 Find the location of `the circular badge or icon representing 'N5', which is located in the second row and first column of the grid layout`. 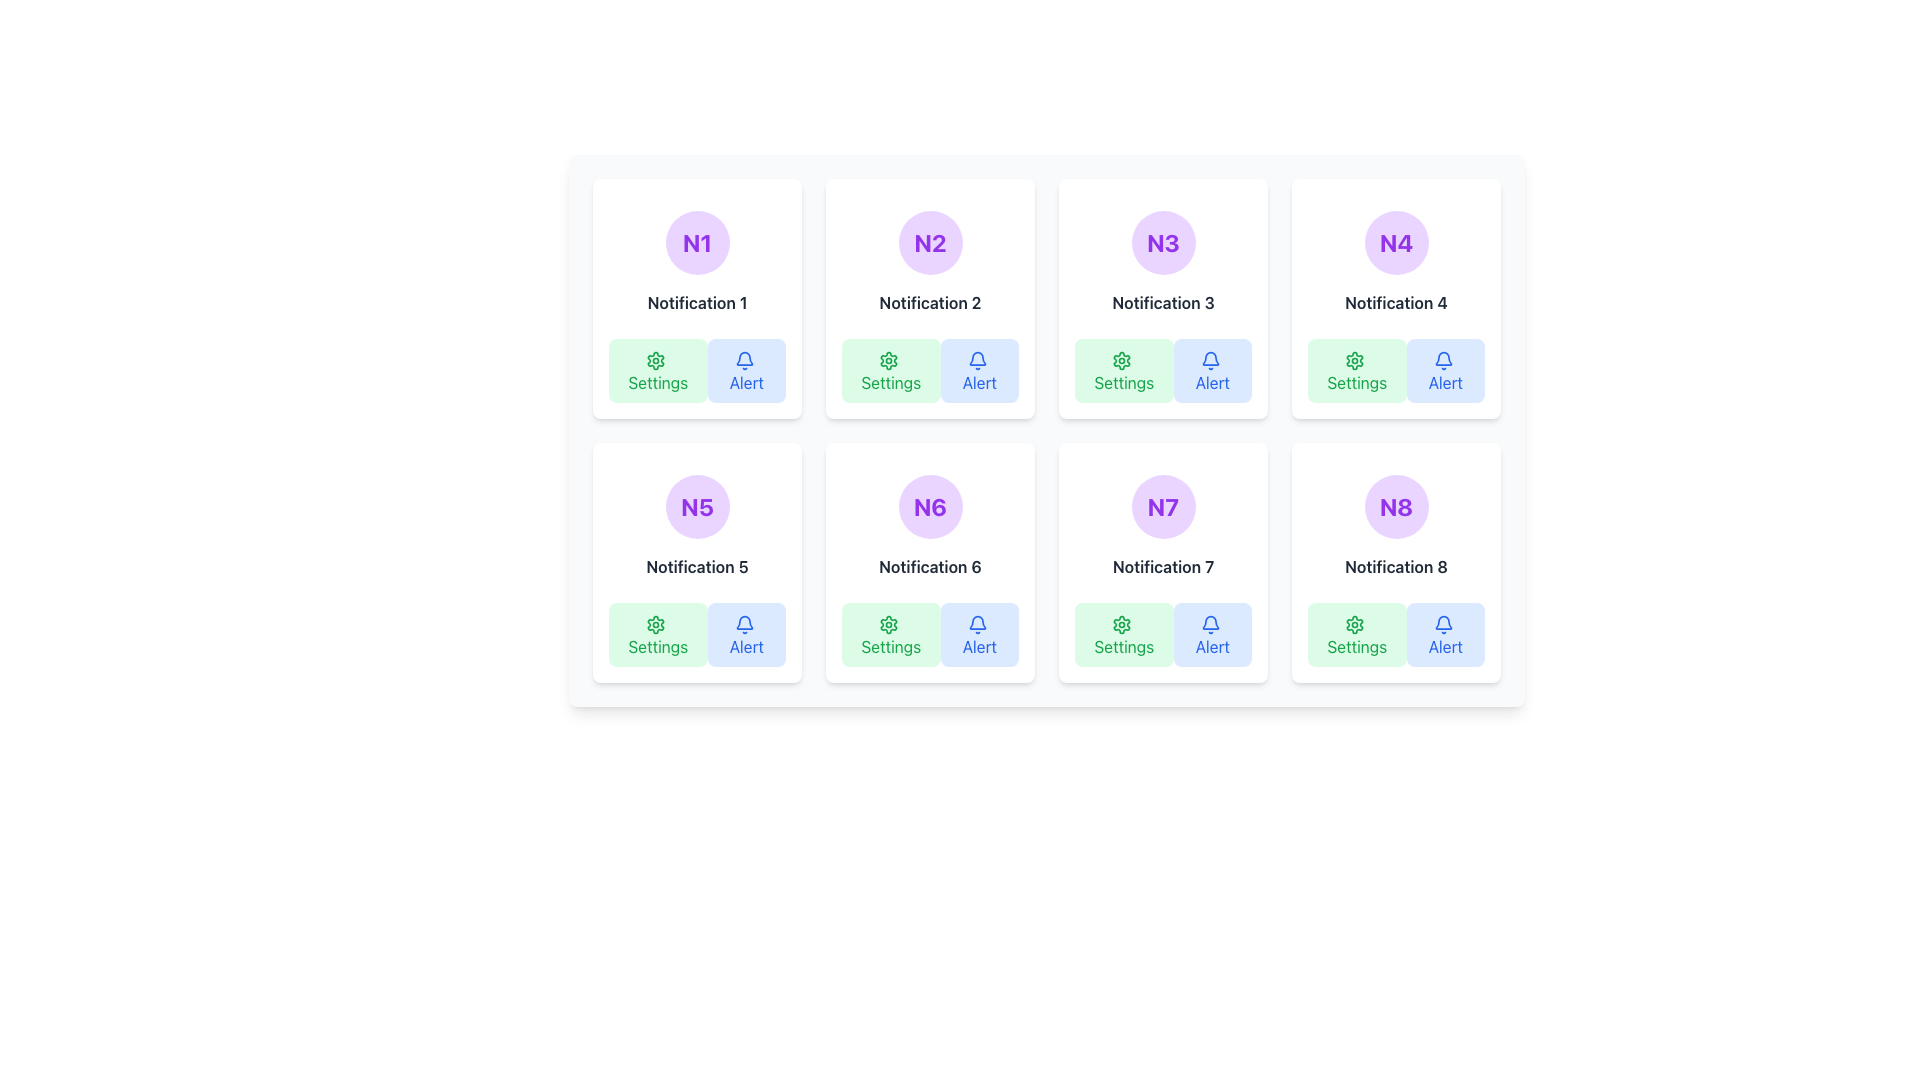

the circular badge or icon representing 'N5', which is located in the second row and first column of the grid layout is located at coordinates (697, 505).